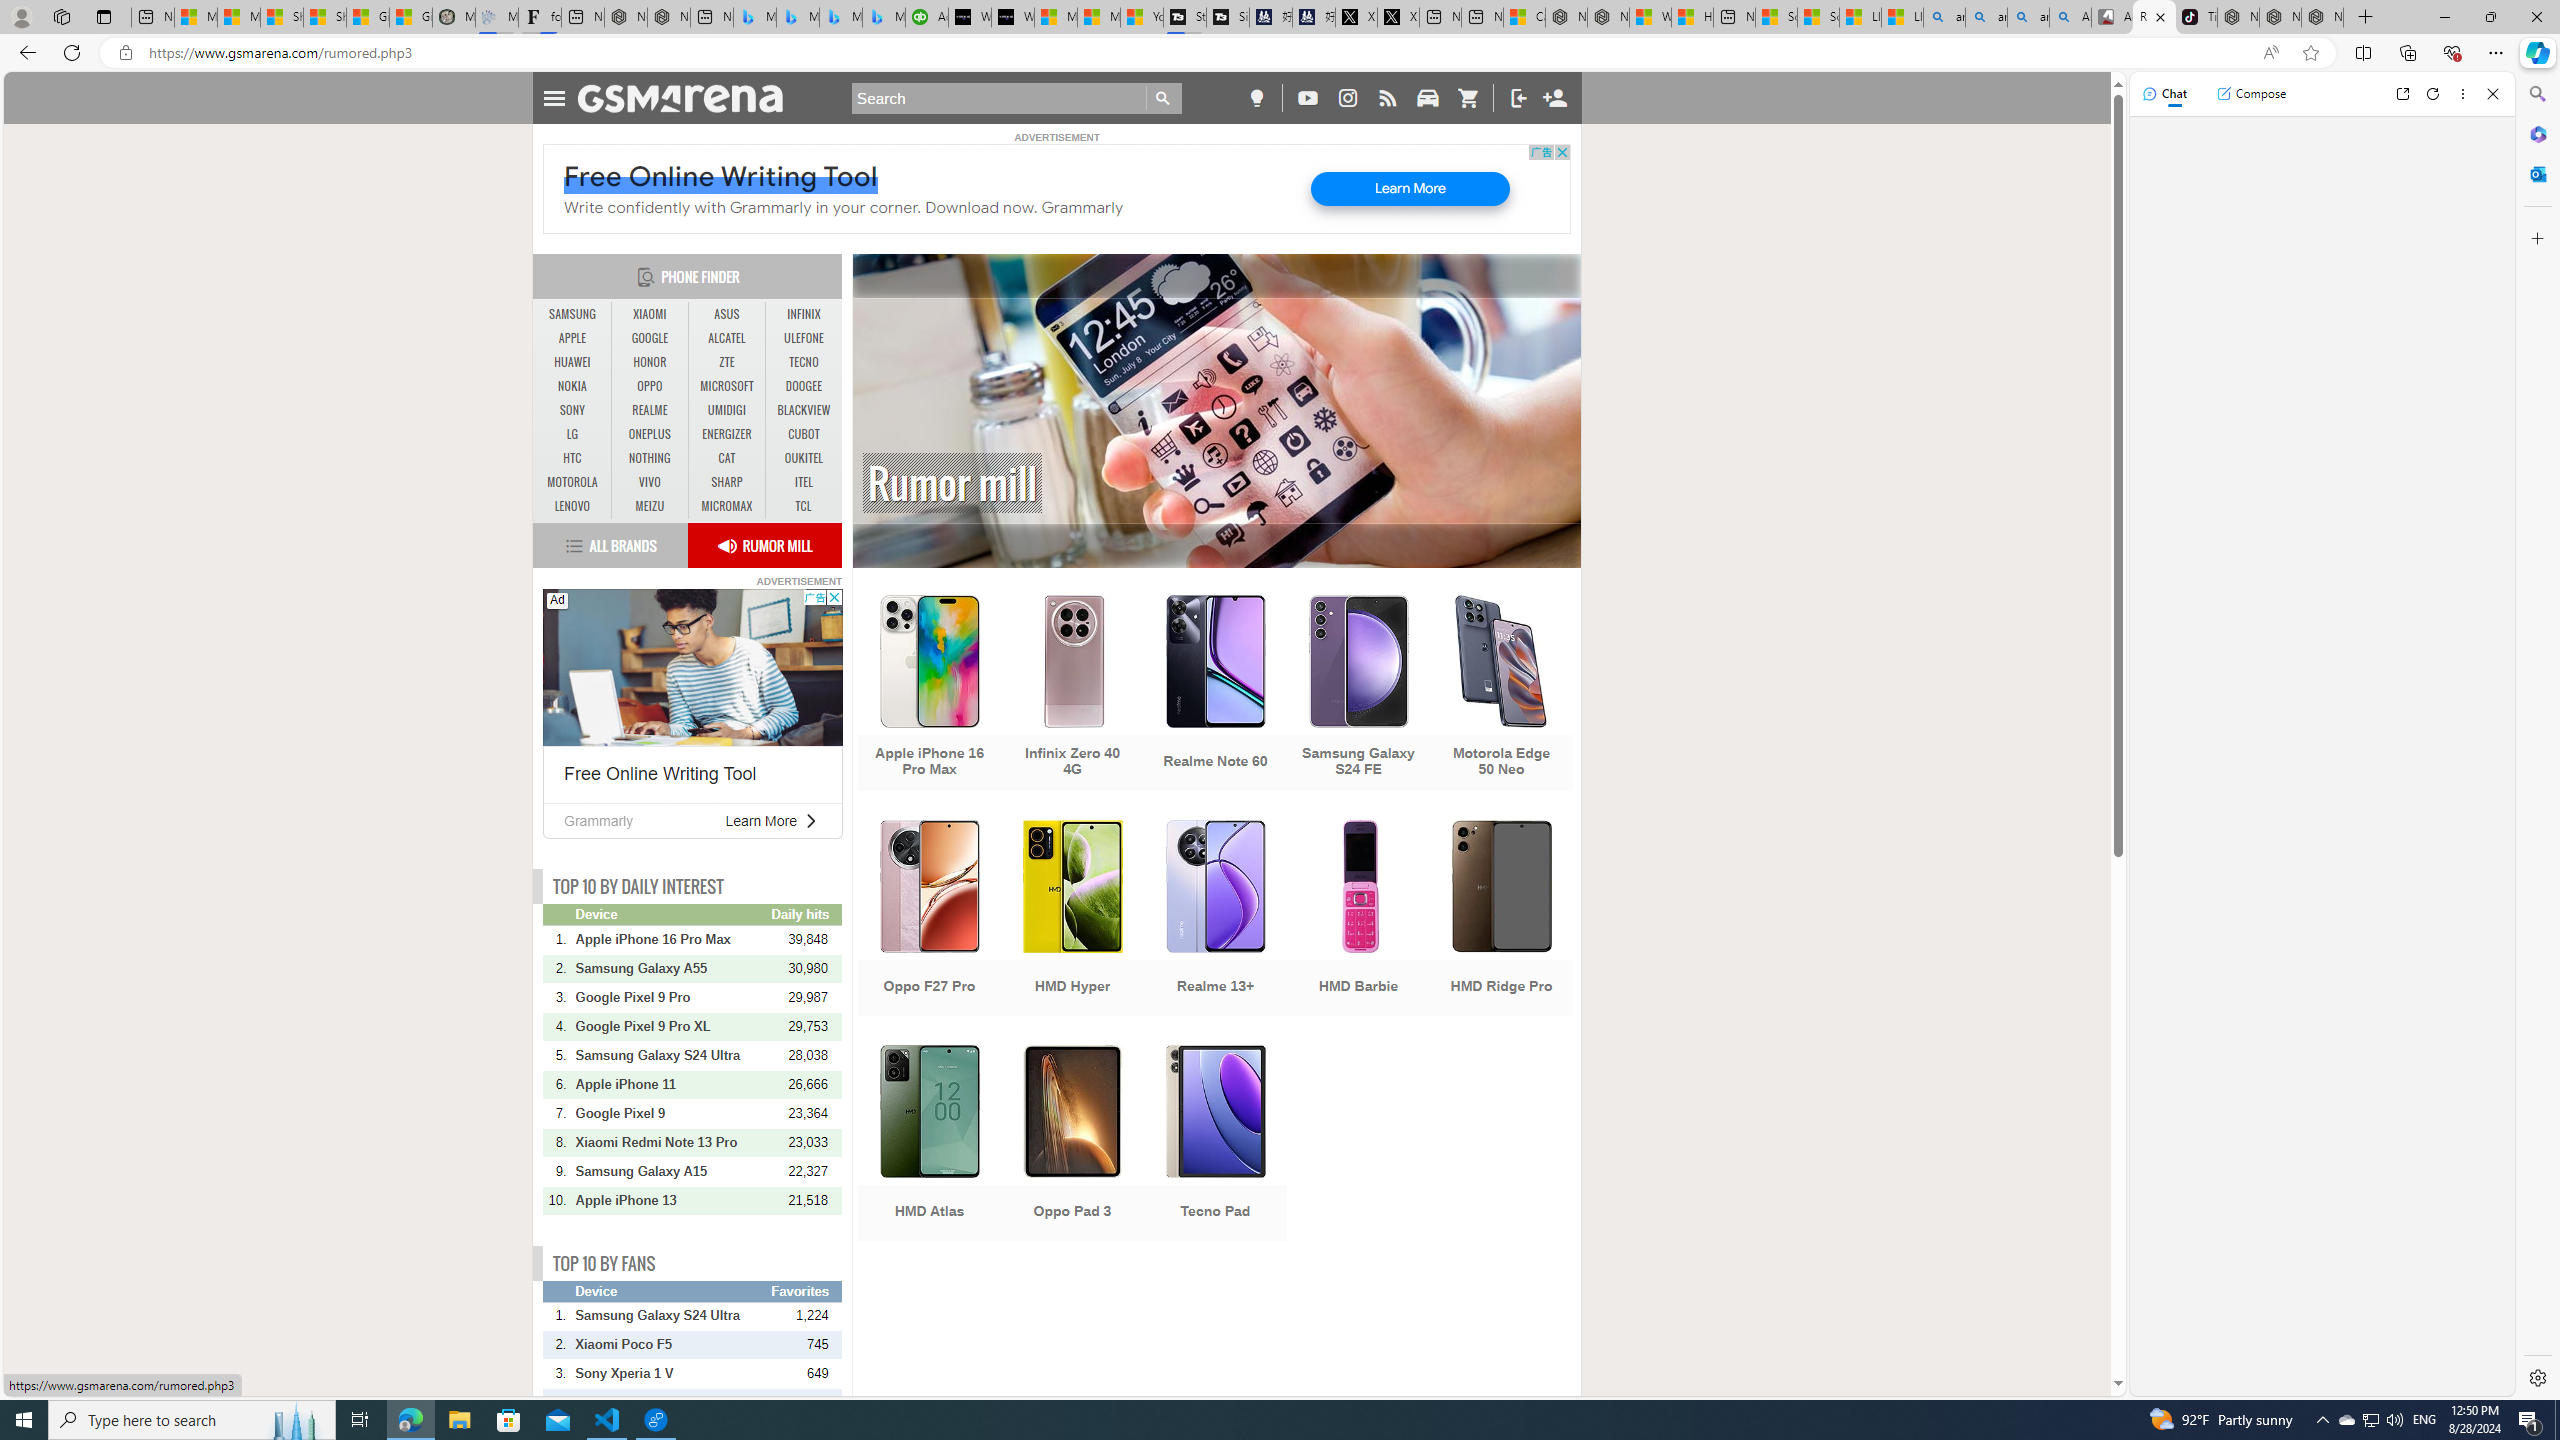 The image size is (2560, 1440). I want to click on 'Settings', so click(2535, 1376).